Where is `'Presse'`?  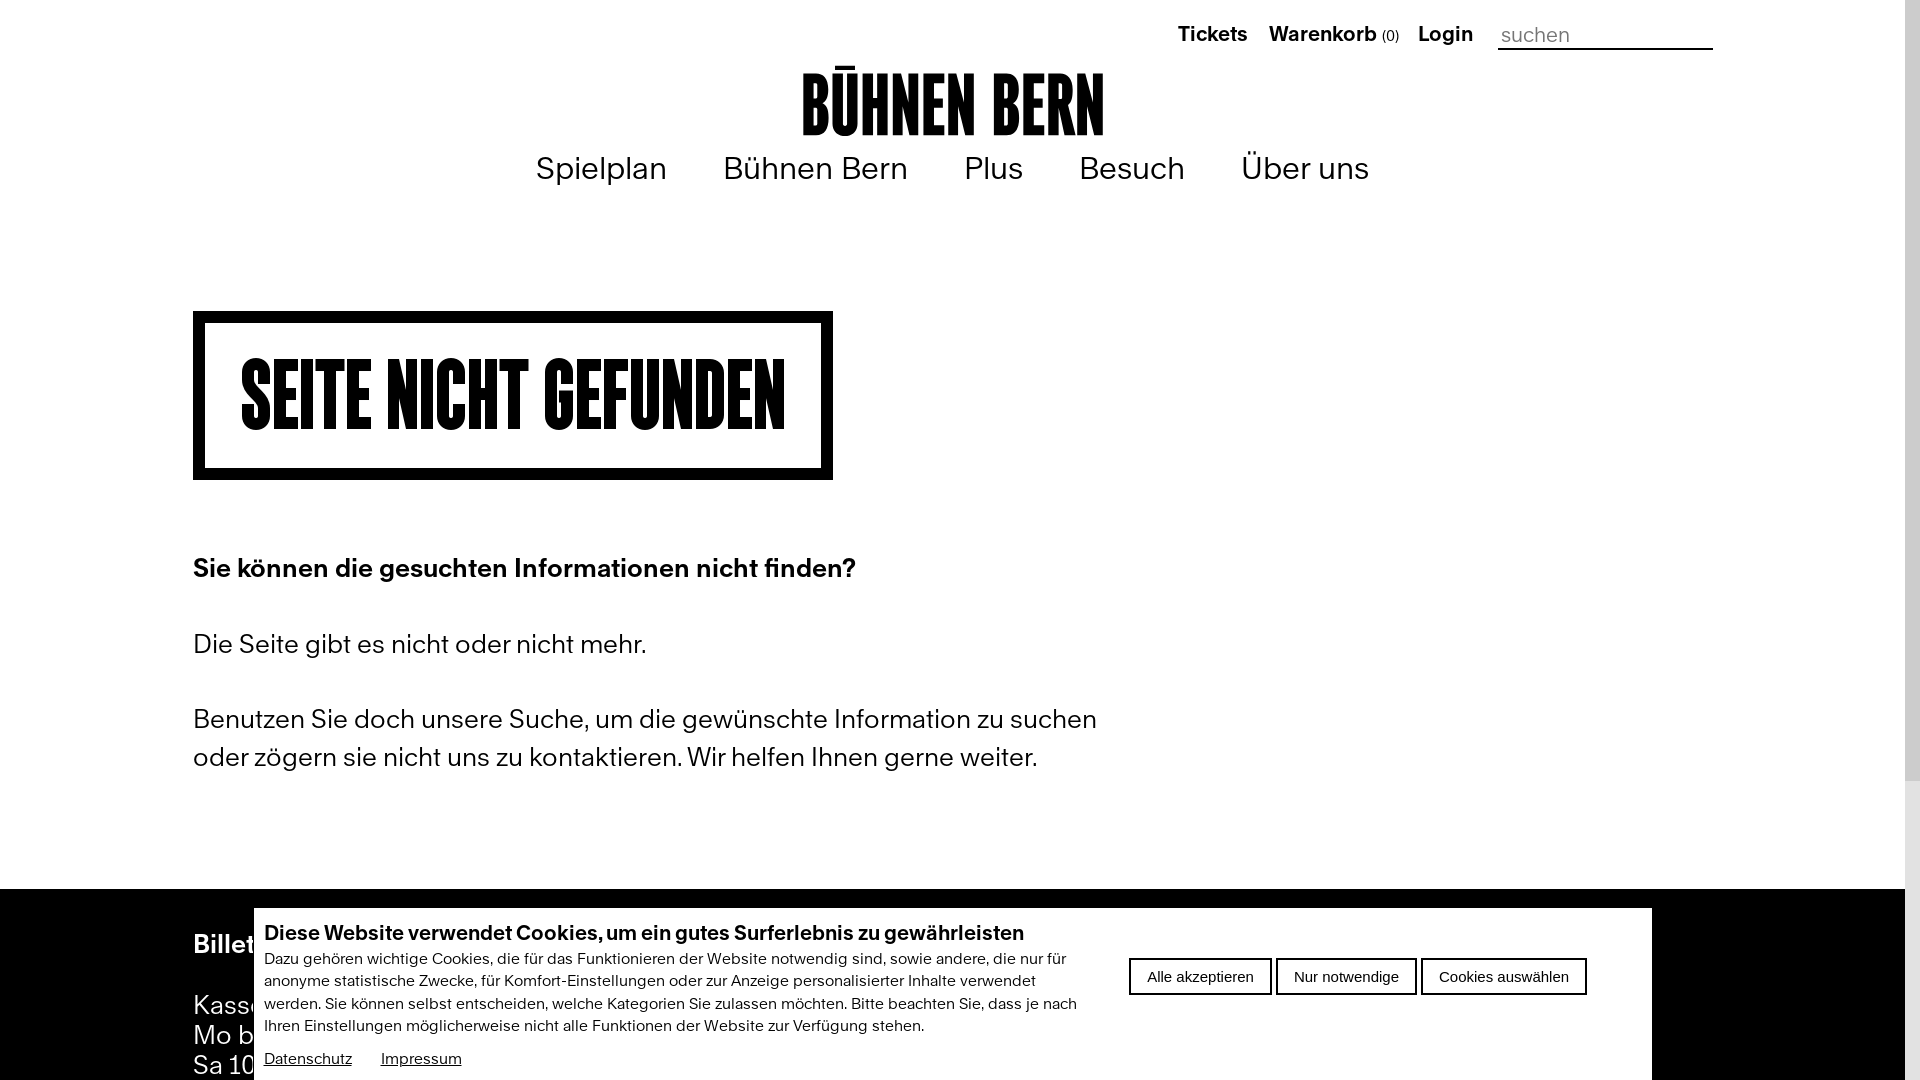 'Presse' is located at coordinates (1278, 1003).